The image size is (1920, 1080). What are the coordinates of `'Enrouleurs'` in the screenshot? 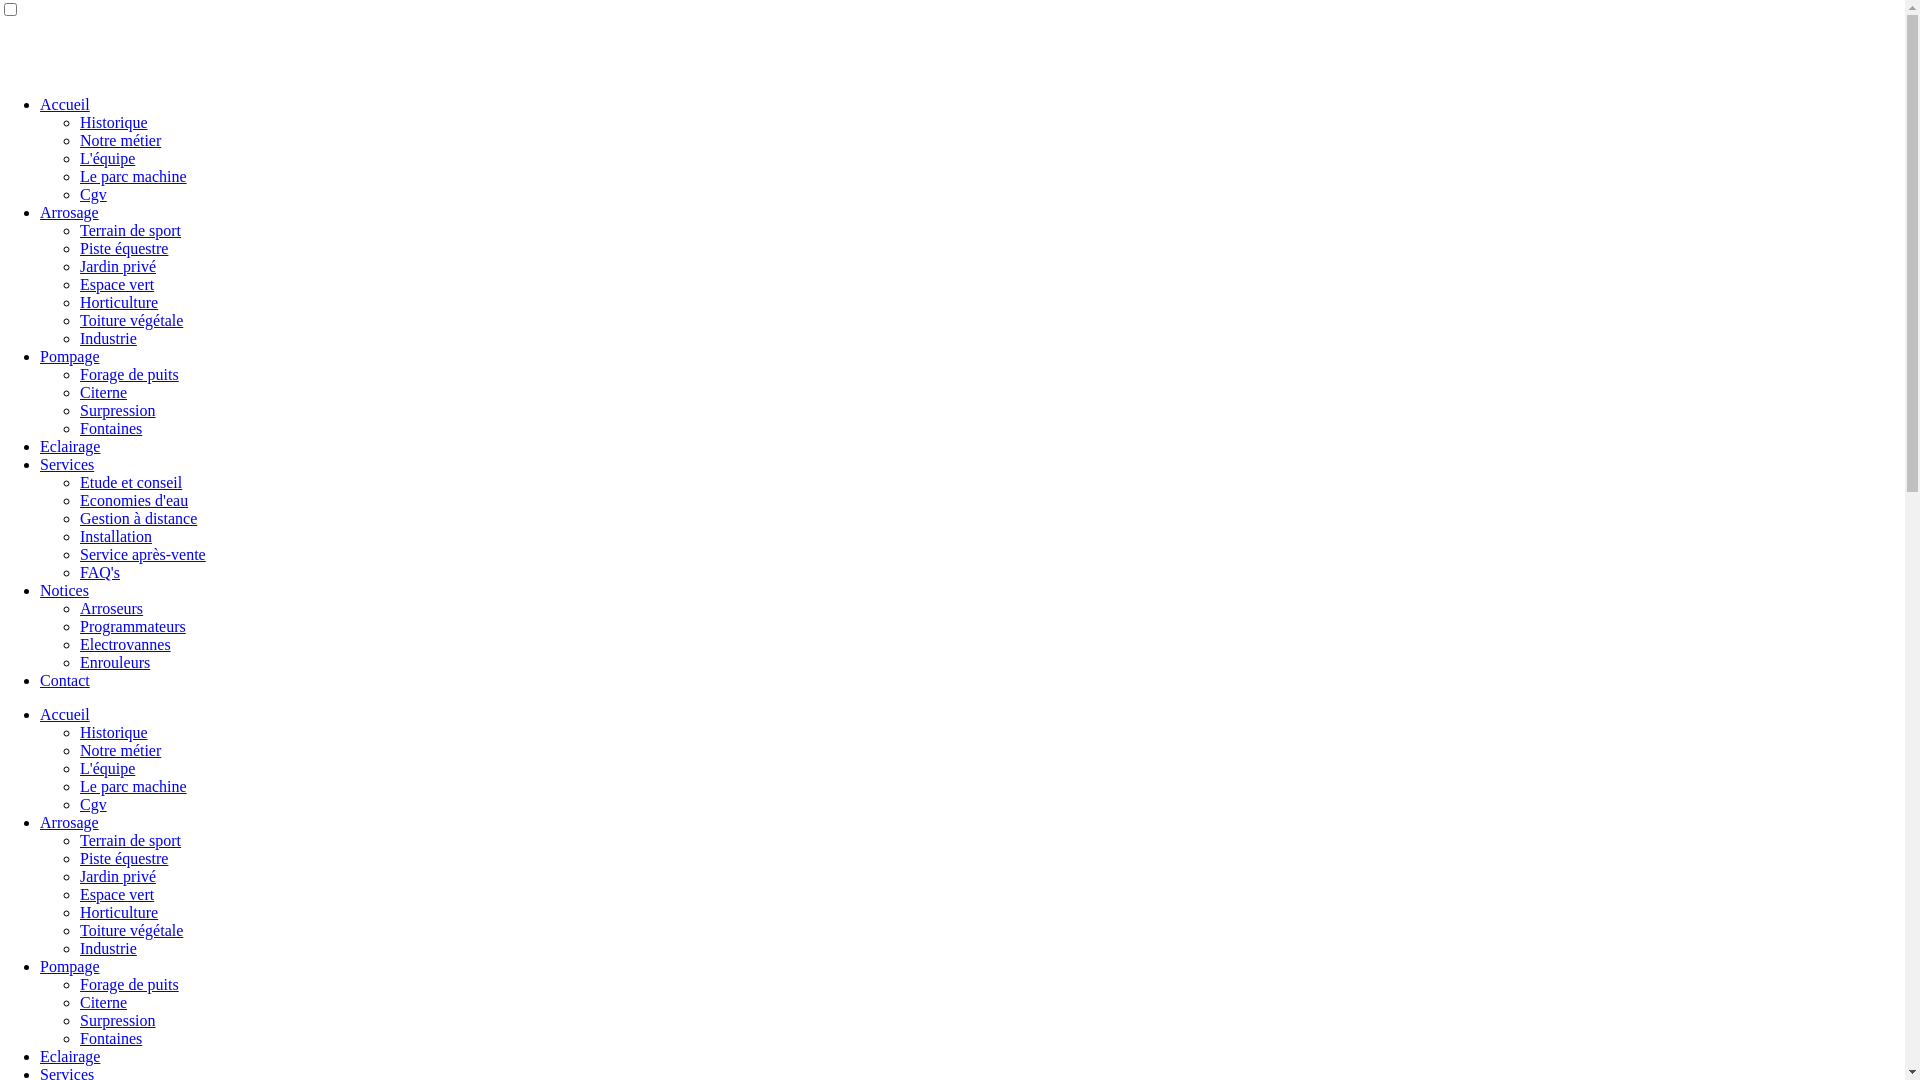 It's located at (114, 662).